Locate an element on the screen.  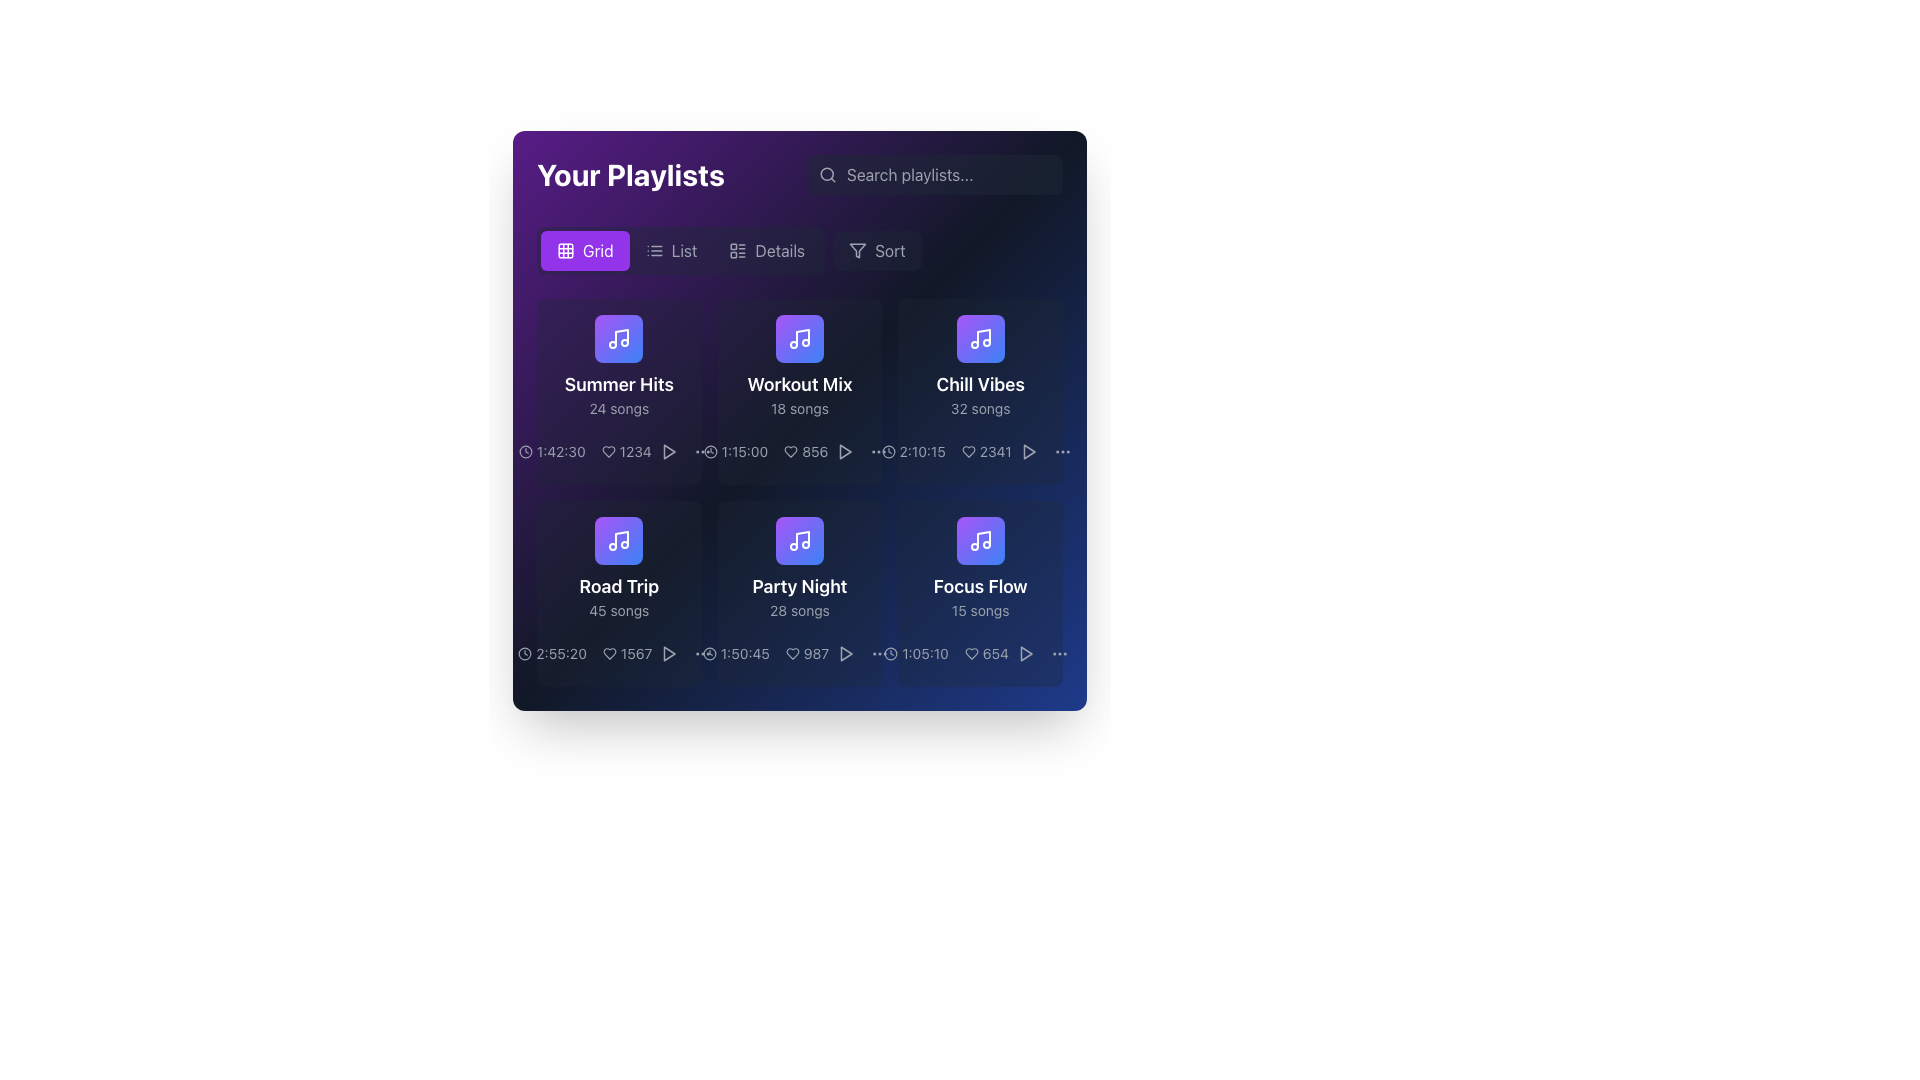
the heart icon indicating the number of likes (1567) for the 'Road Trip' playlist entry is located at coordinates (618, 654).